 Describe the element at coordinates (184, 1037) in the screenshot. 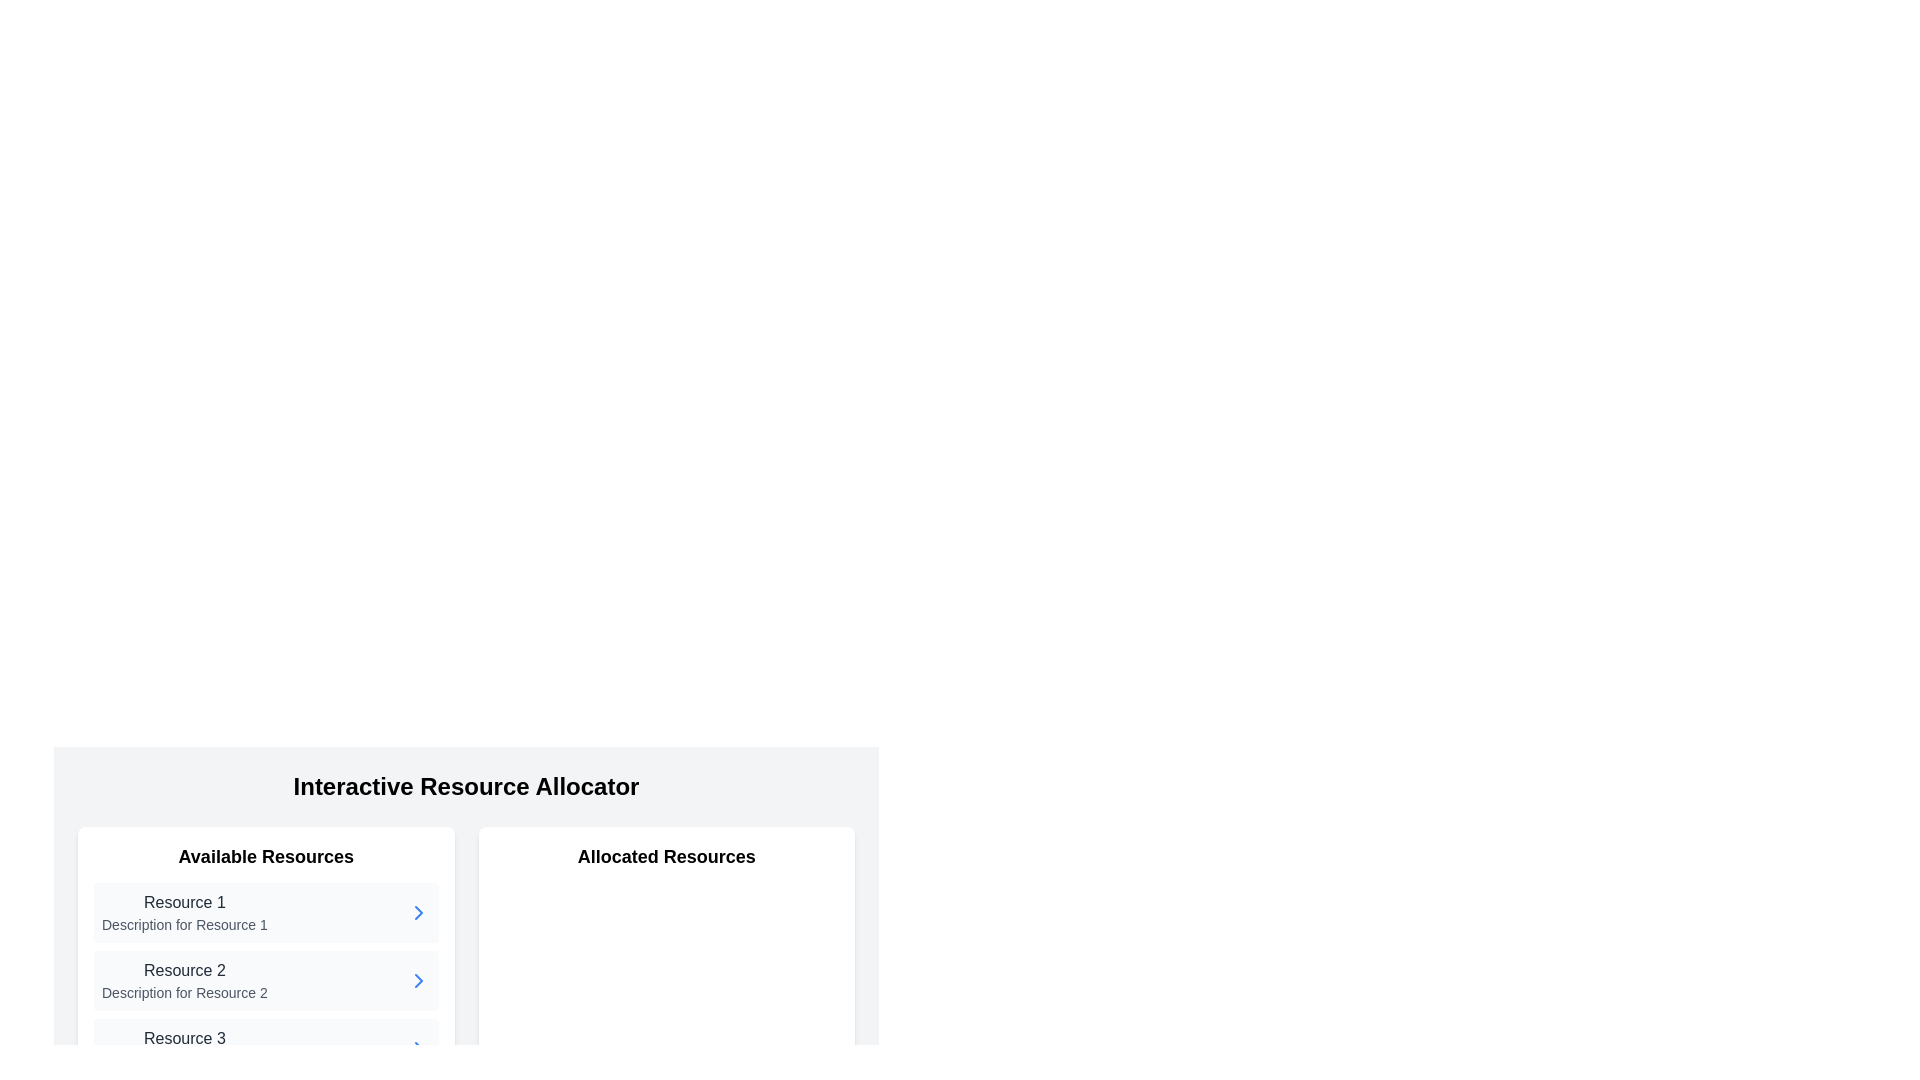

I see `the Text label that denotes a specific item or resource located at the bottom of the list under 'Available Resources'` at that location.